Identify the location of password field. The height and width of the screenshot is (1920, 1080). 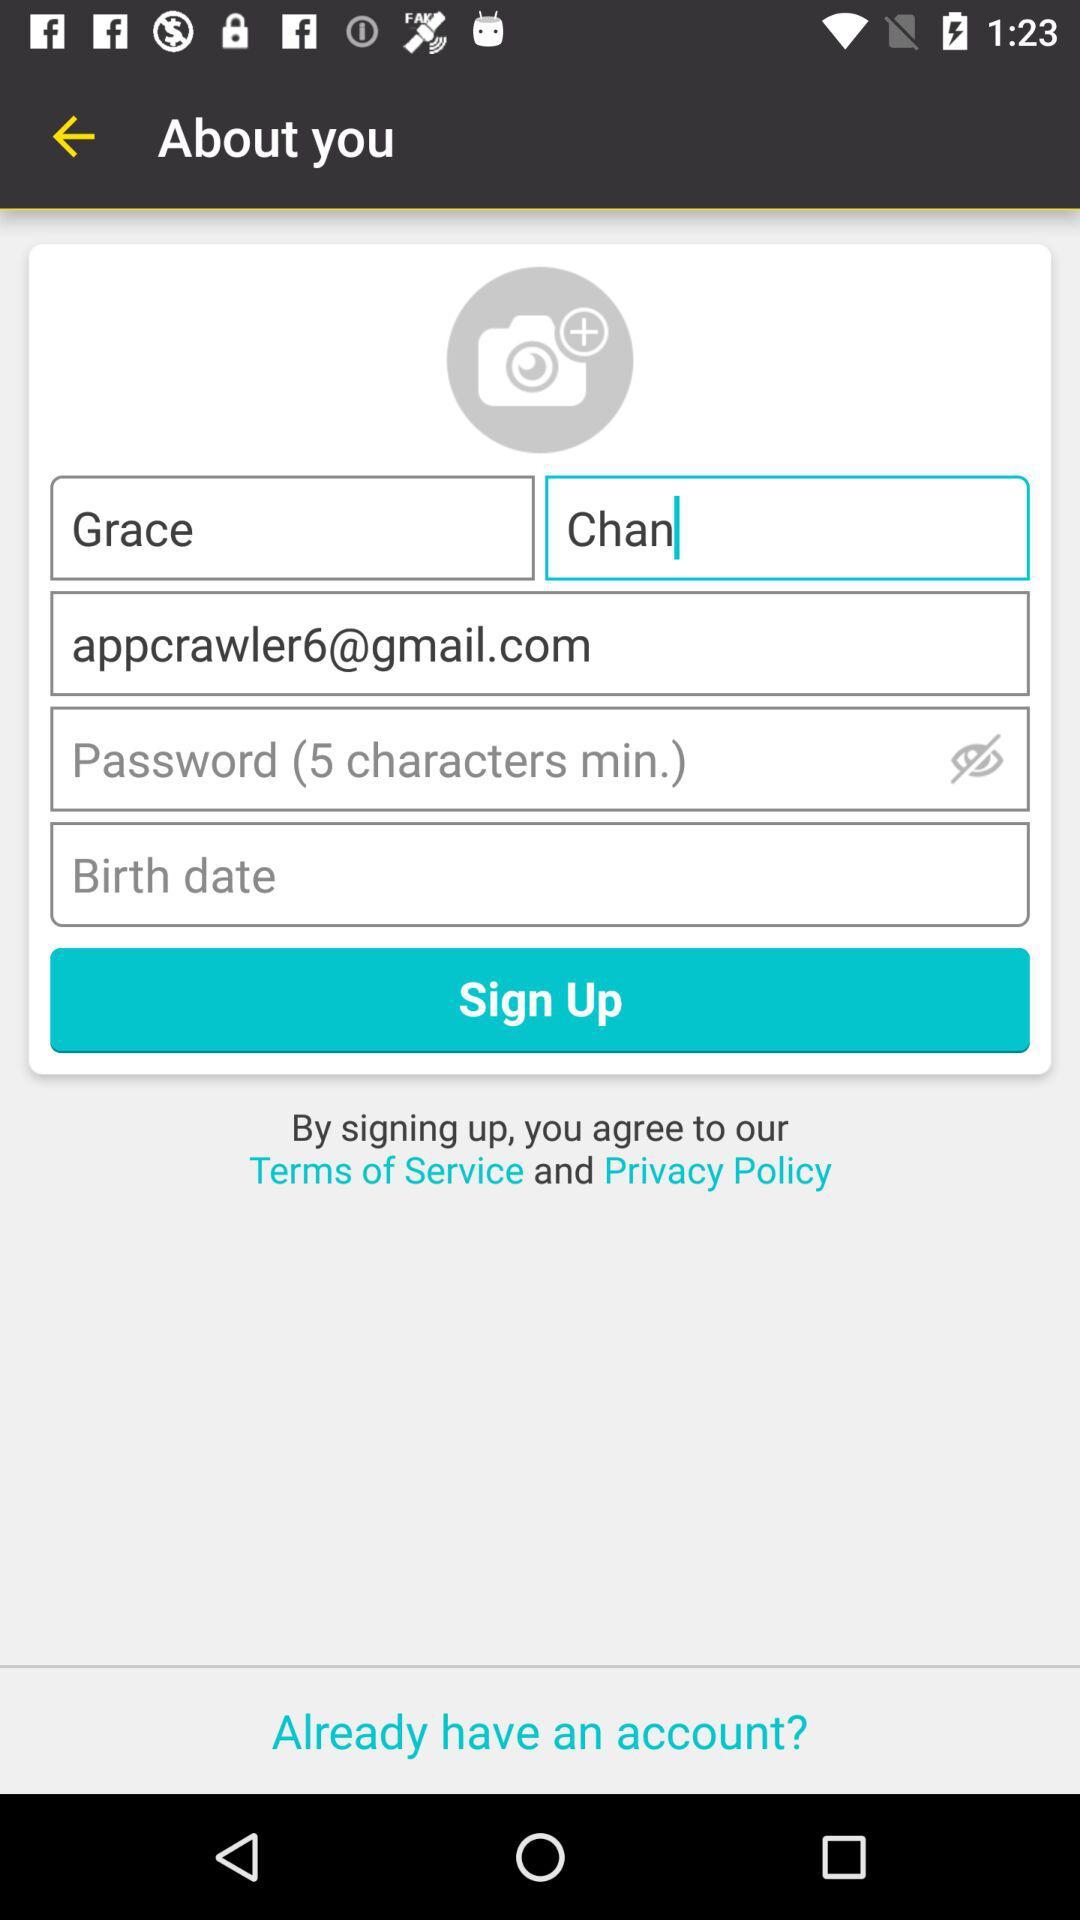
(540, 757).